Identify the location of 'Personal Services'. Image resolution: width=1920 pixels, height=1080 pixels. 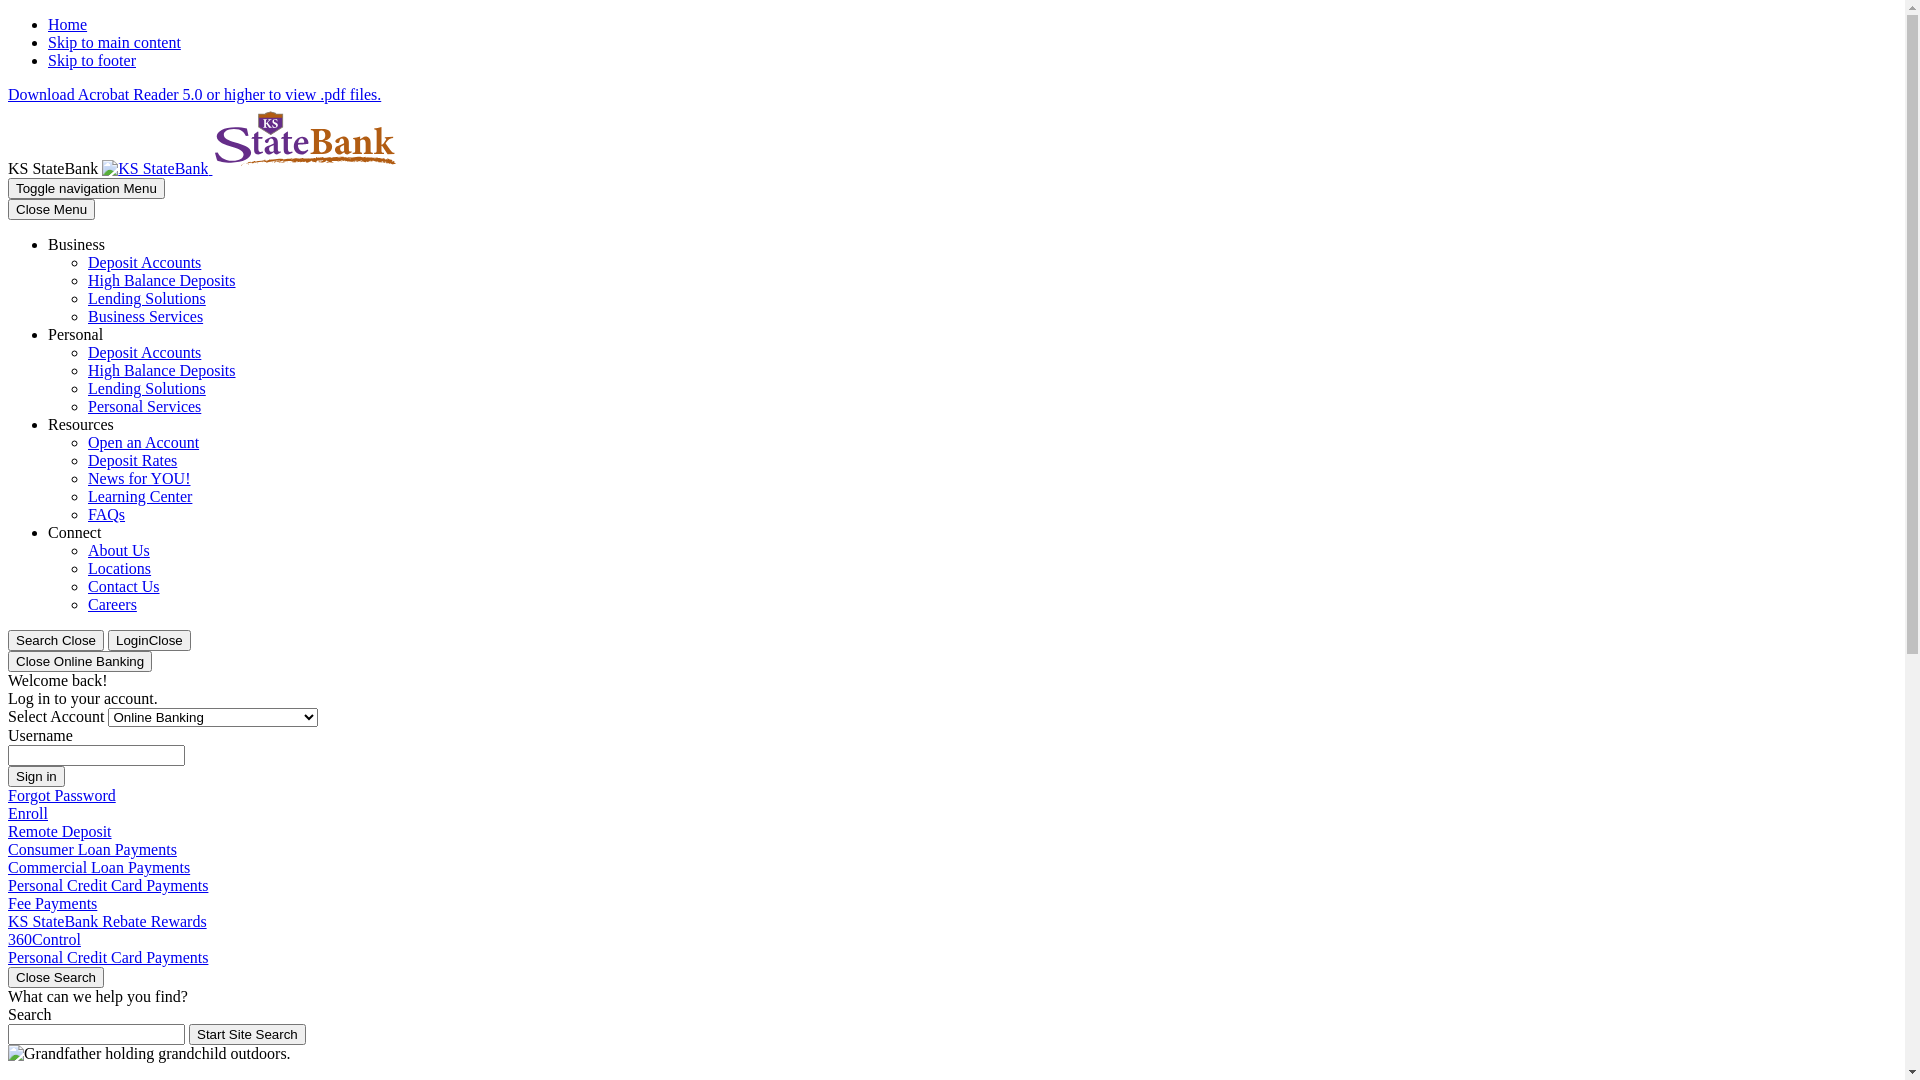
(143, 405).